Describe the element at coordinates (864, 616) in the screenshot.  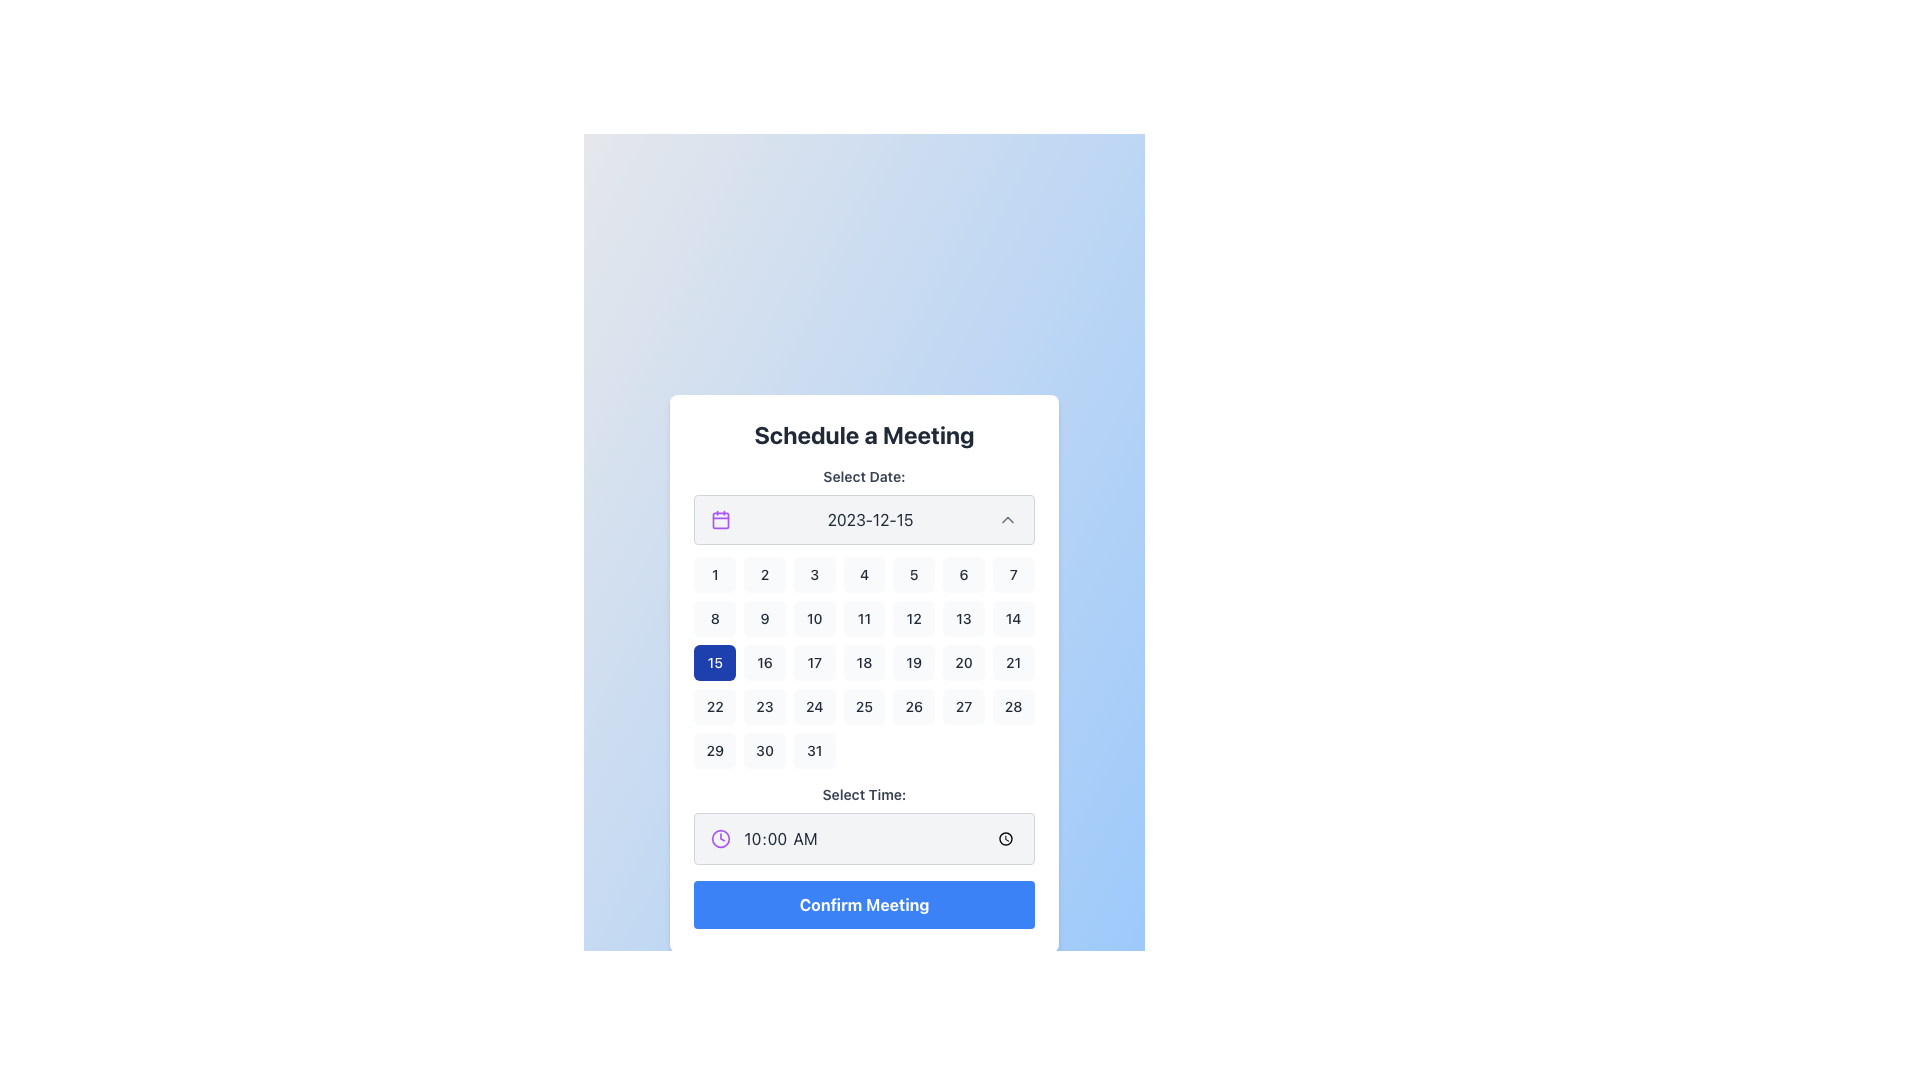
I see `a date within the Date Picker Calendar Component located in the modal titled 'Schedule a Meeting'` at that location.